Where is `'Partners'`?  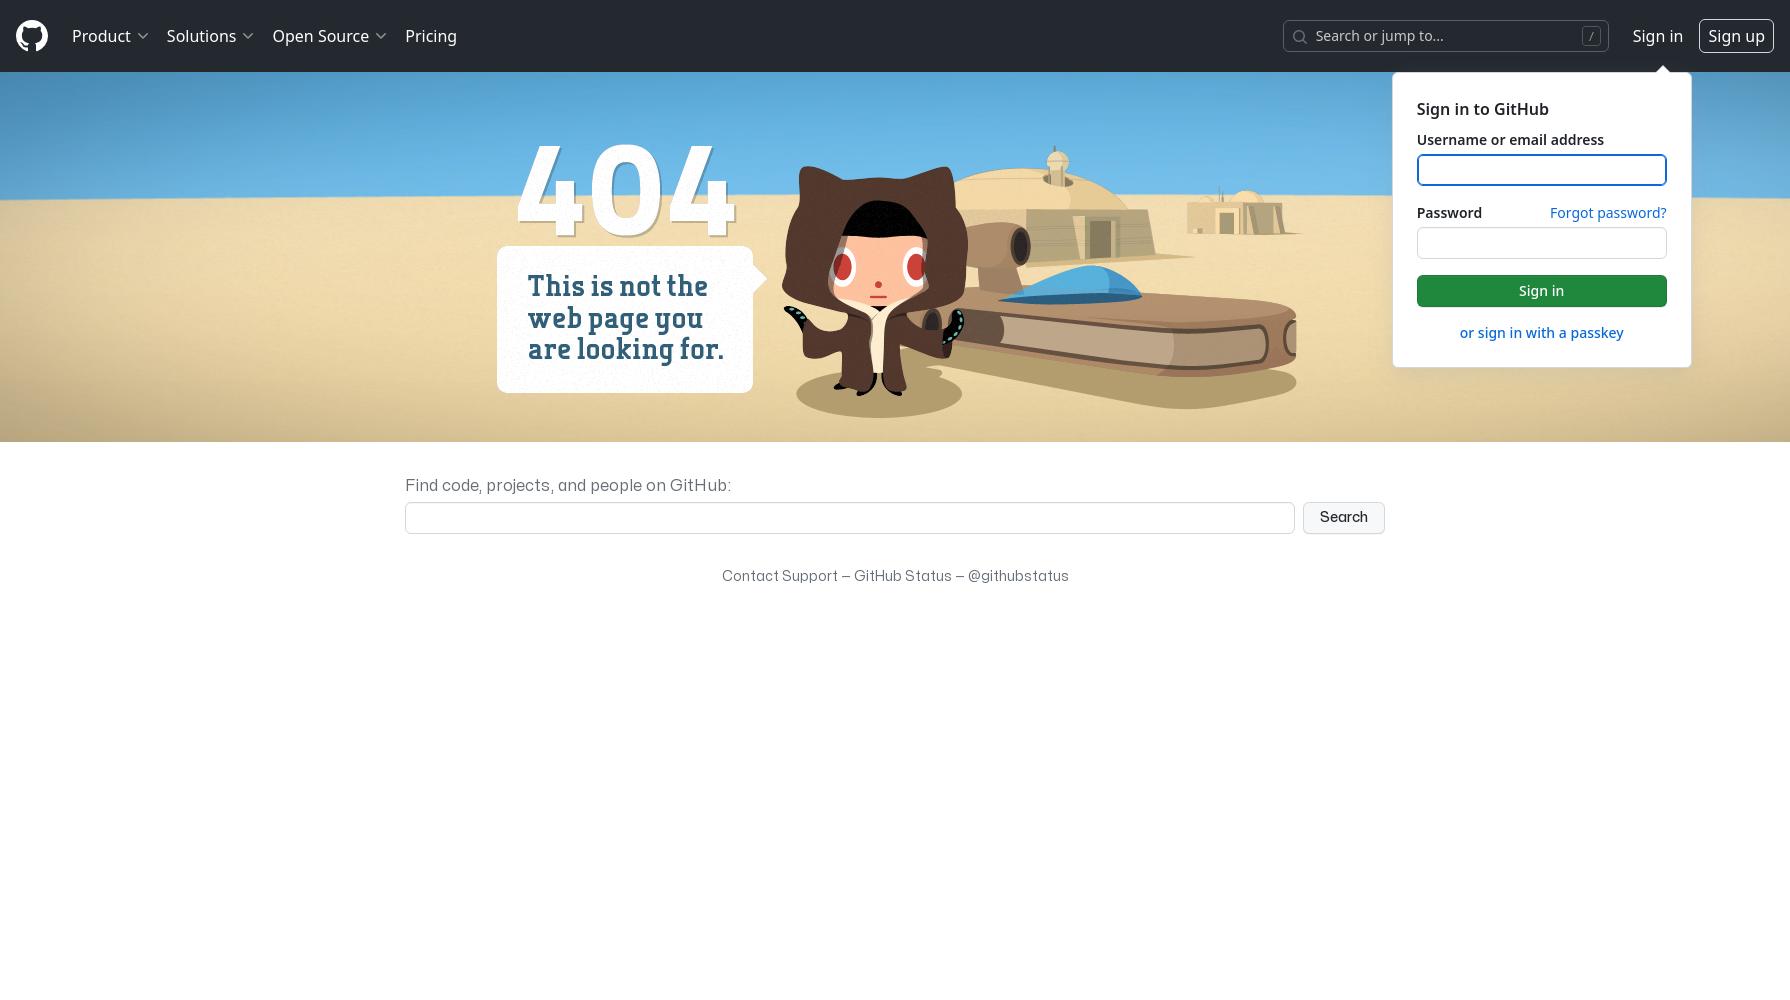 'Partners' is located at coordinates (197, 570).